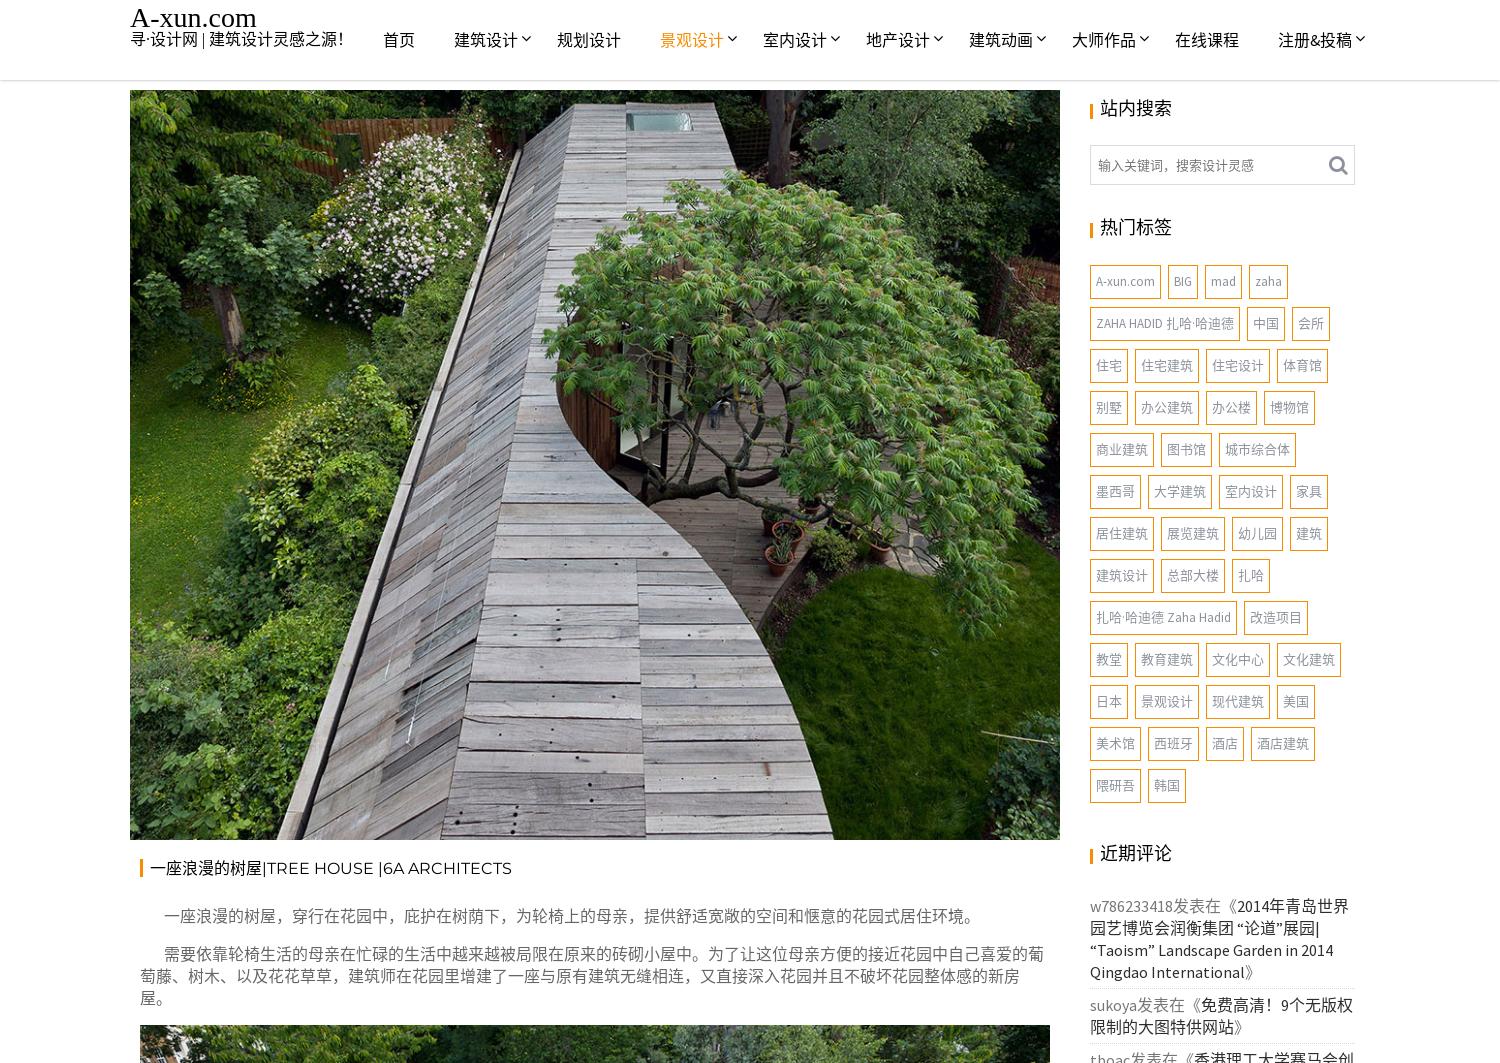  I want to click on '2014年青岛世界园艺博览会润衡集团 “论道”展园|“Taoism” Landscape Garden in 2014 Qingdao International', so click(1218, 937).